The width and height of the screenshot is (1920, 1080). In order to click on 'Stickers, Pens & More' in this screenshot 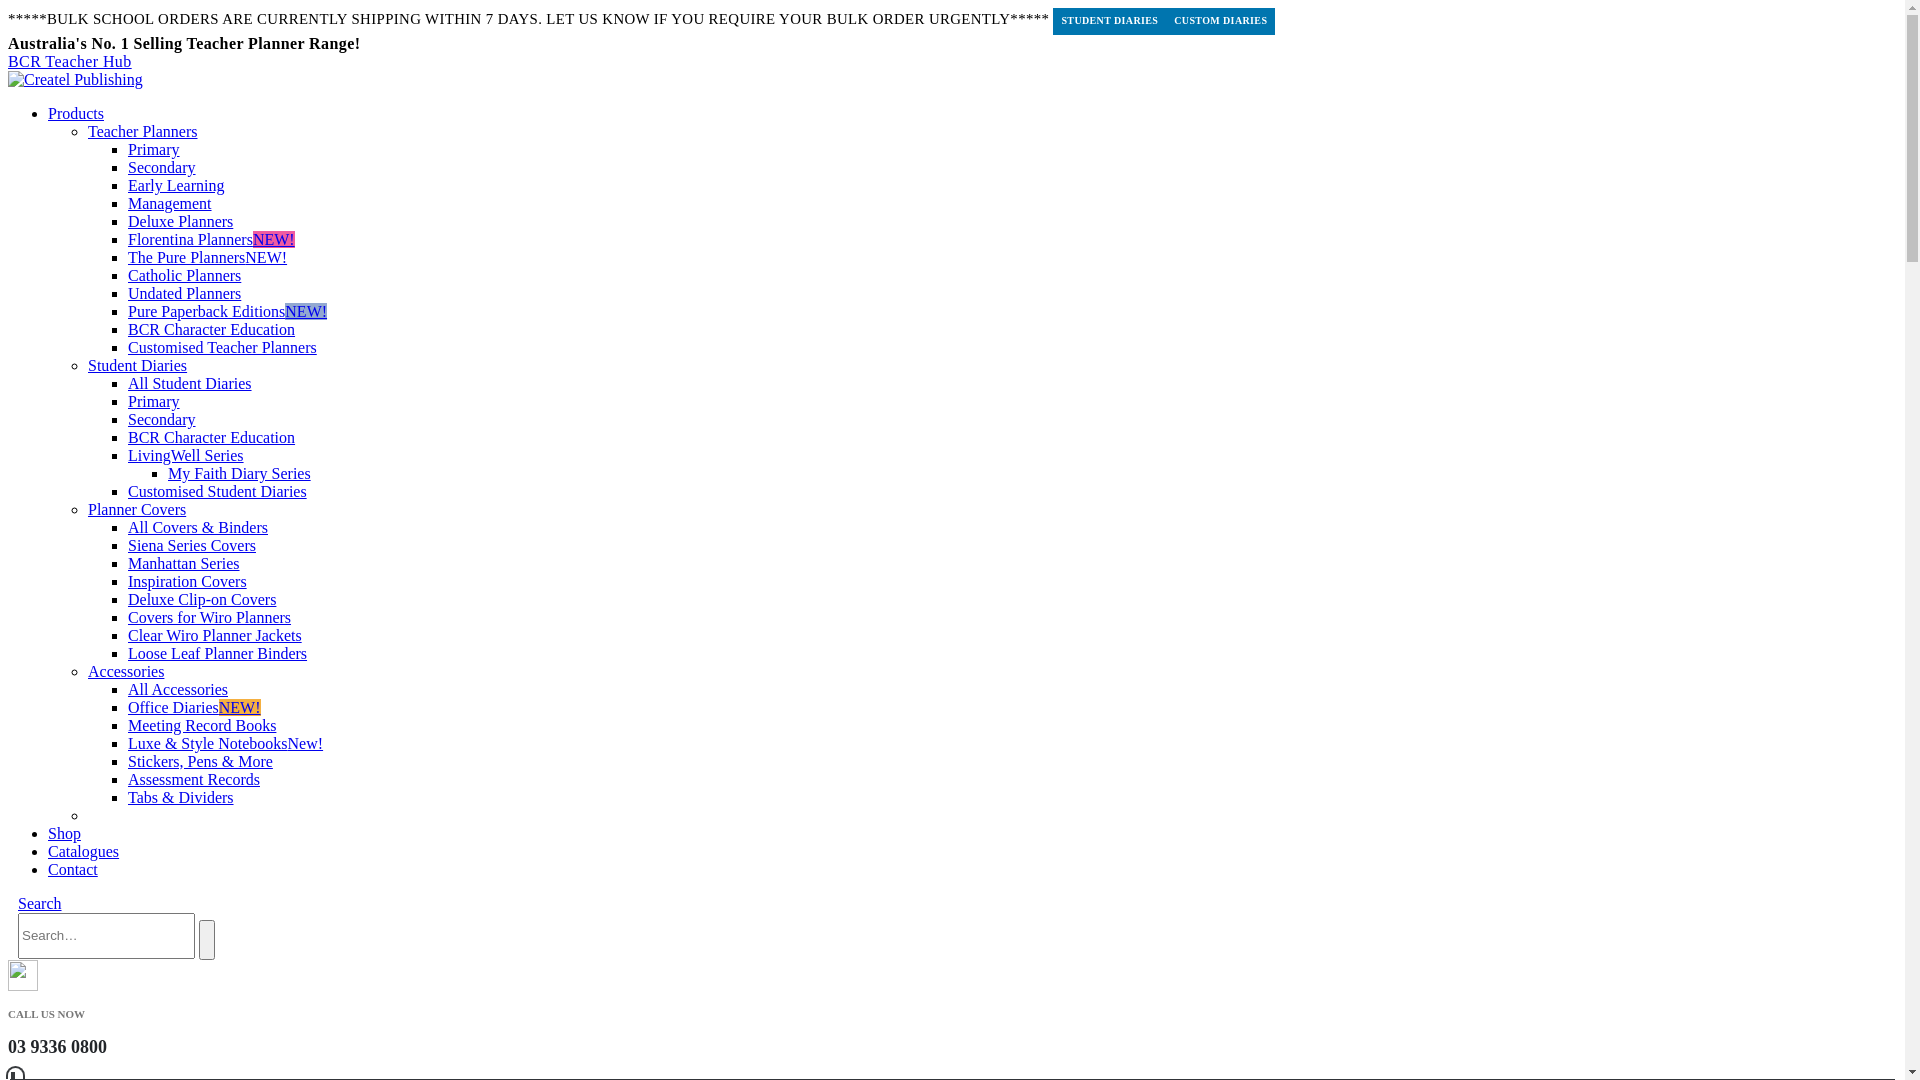, I will do `click(200, 761)`.